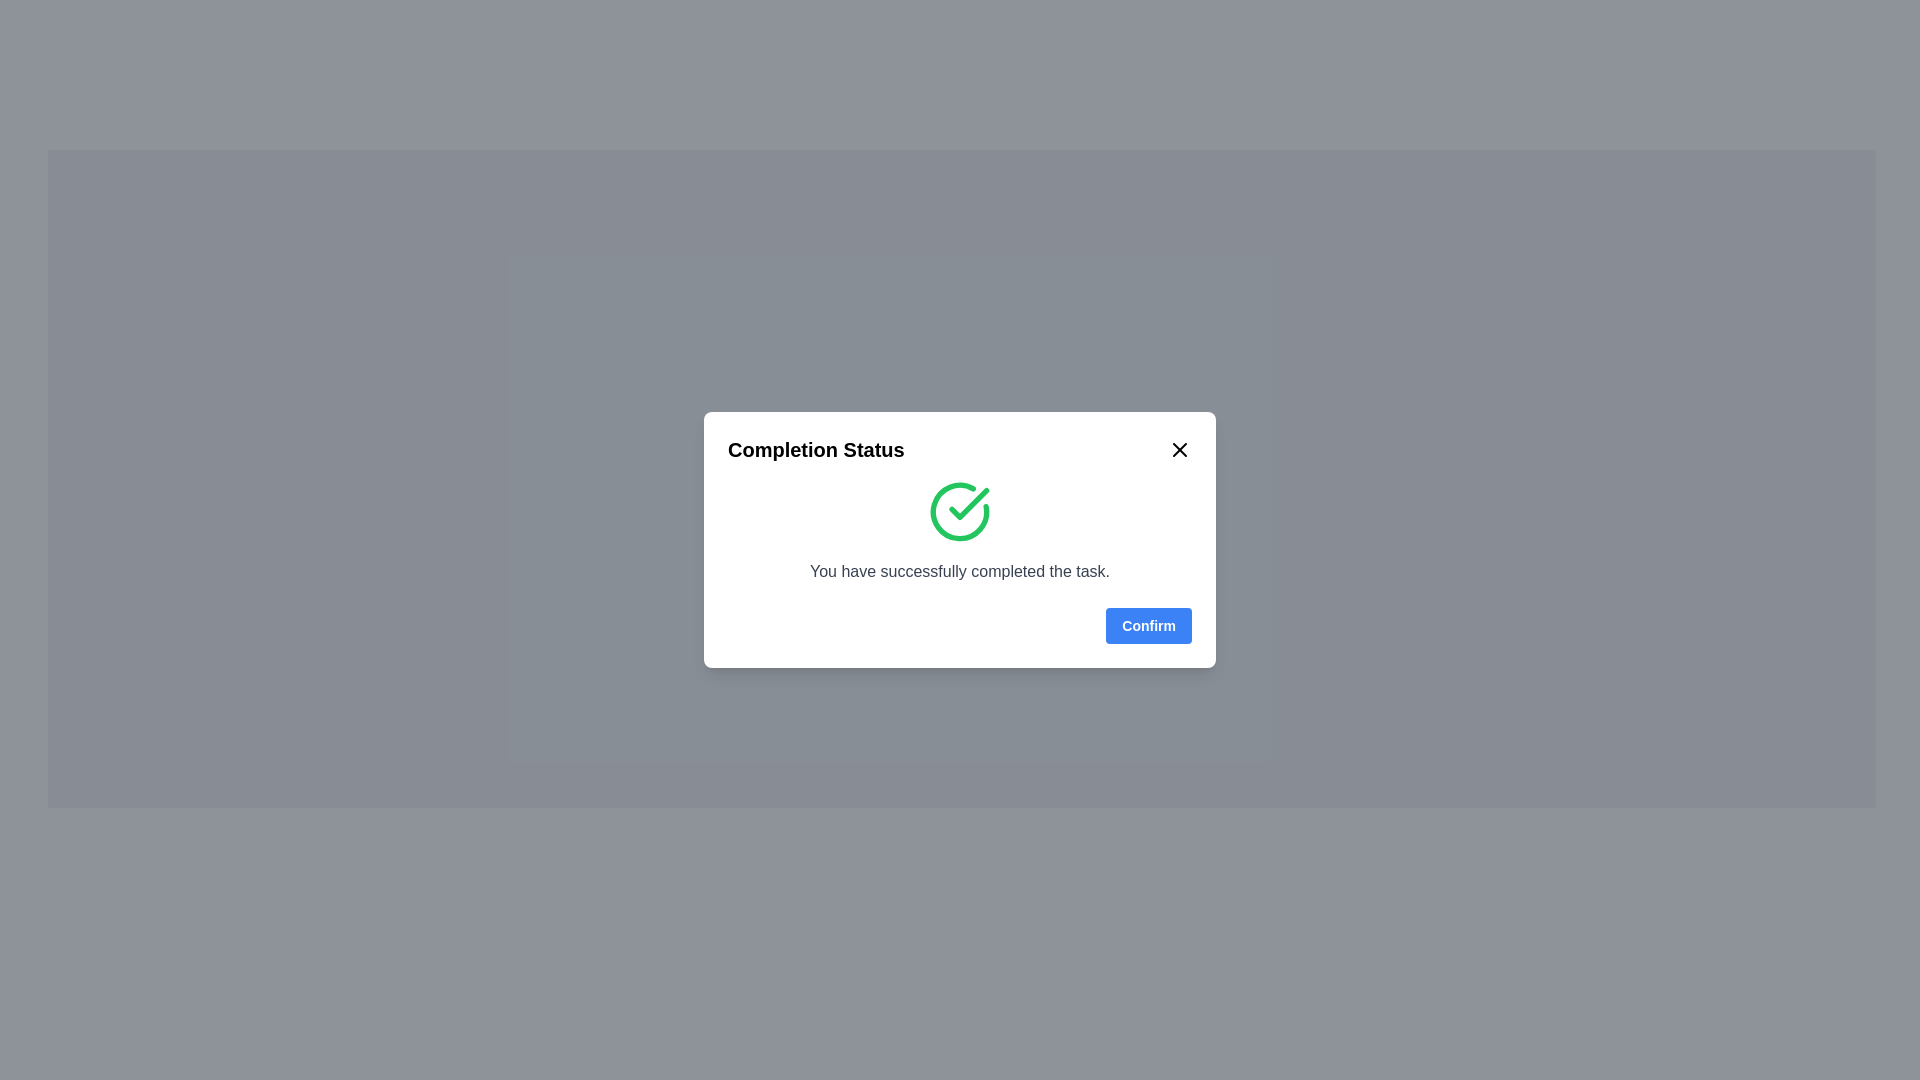  I want to click on the green circular icon with a check mark that indicates successful task completion, which is located in the modal dialog box below the title 'Completion Status', so click(960, 531).